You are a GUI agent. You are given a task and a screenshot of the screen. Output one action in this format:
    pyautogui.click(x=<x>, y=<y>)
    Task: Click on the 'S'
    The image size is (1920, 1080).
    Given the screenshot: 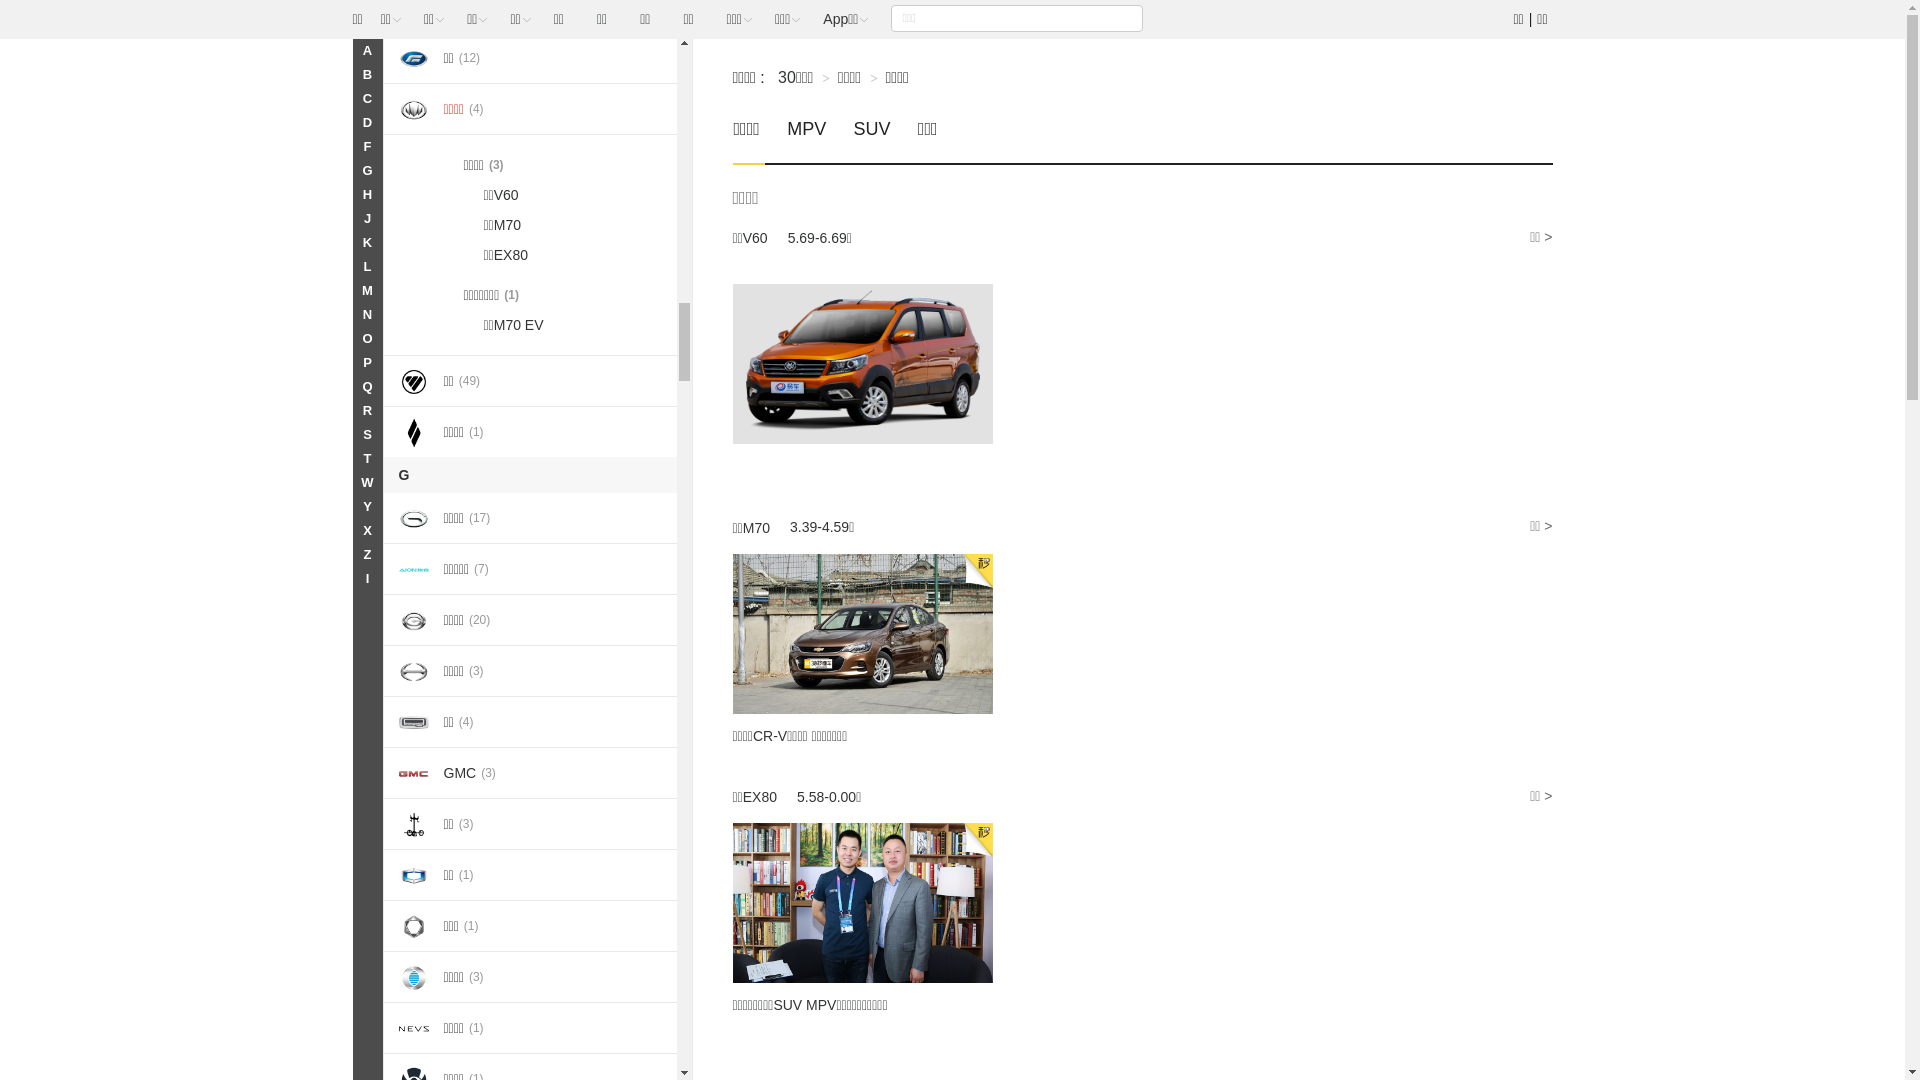 What is the action you would take?
    pyautogui.click(x=366, y=434)
    